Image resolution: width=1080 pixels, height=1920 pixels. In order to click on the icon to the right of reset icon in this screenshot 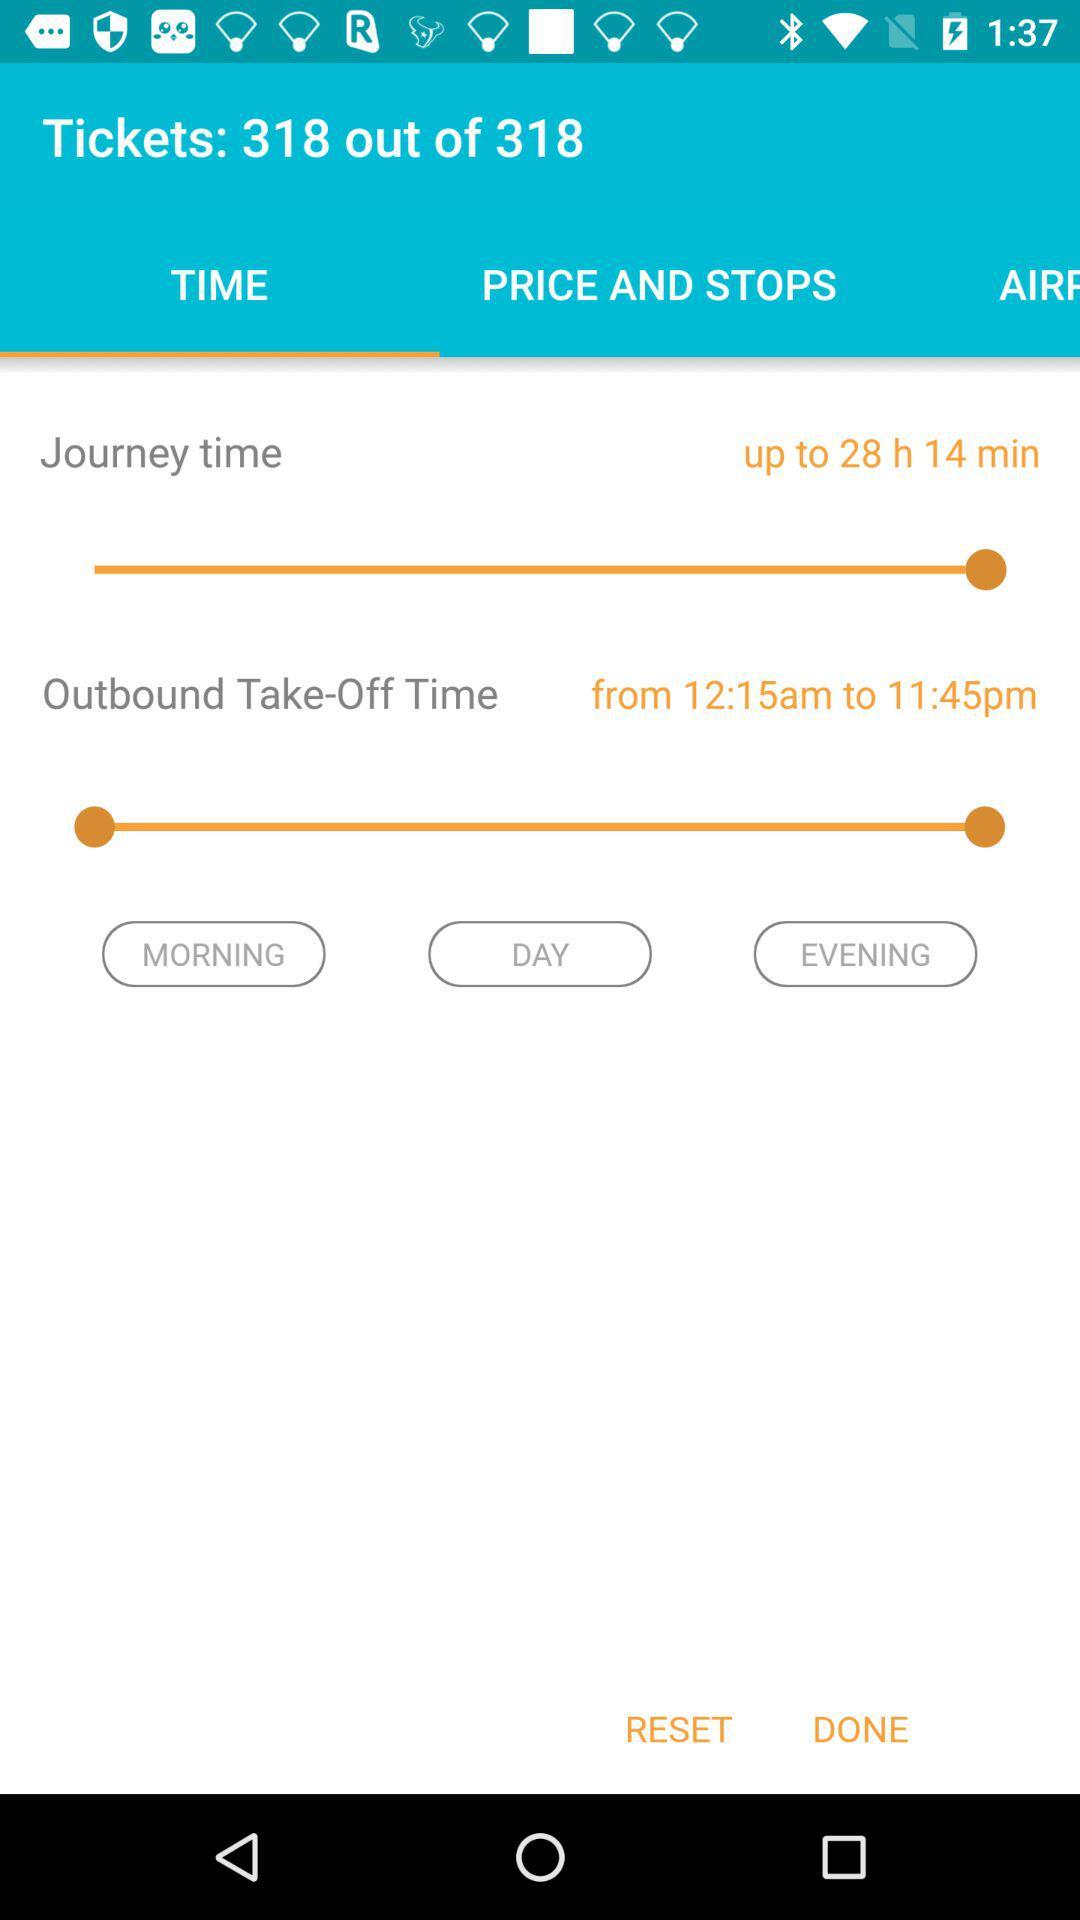, I will do `click(859, 1727)`.